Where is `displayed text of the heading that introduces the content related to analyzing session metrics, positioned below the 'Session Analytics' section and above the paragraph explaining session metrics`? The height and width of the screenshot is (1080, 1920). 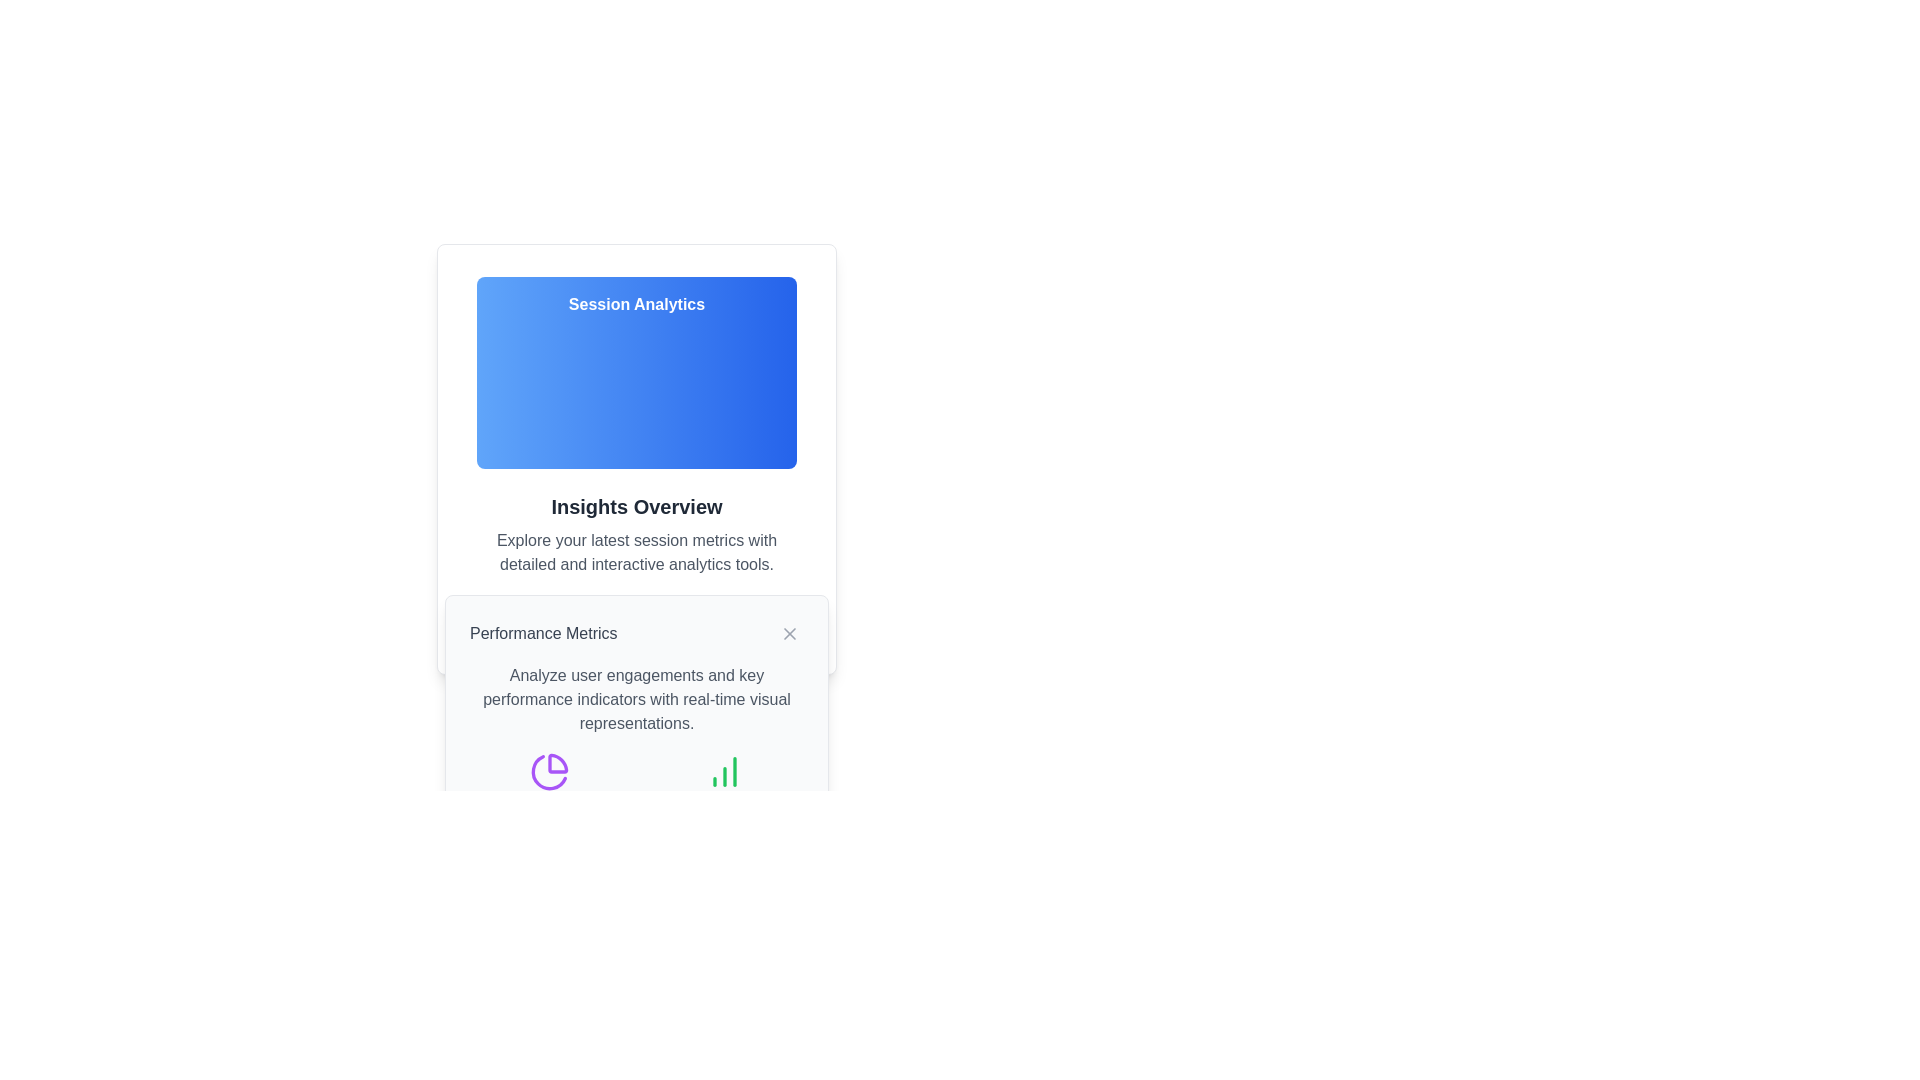 displayed text of the heading that introduces the content related to analyzing session metrics, positioned below the 'Session Analytics' section and above the paragraph explaining session metrics is located at coordinates (636, 505).